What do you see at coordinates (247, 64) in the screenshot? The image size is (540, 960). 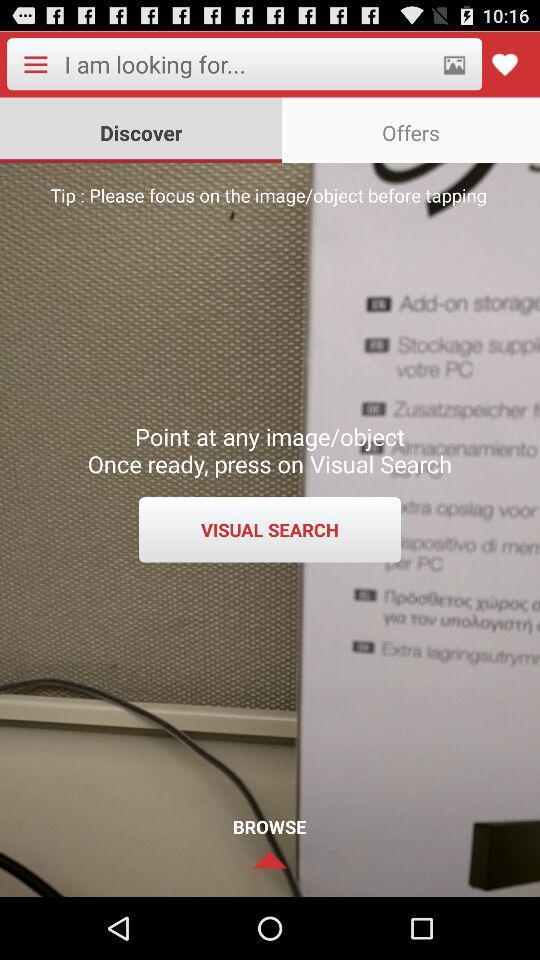 I see `input search term` at bounding box center [247, 64].